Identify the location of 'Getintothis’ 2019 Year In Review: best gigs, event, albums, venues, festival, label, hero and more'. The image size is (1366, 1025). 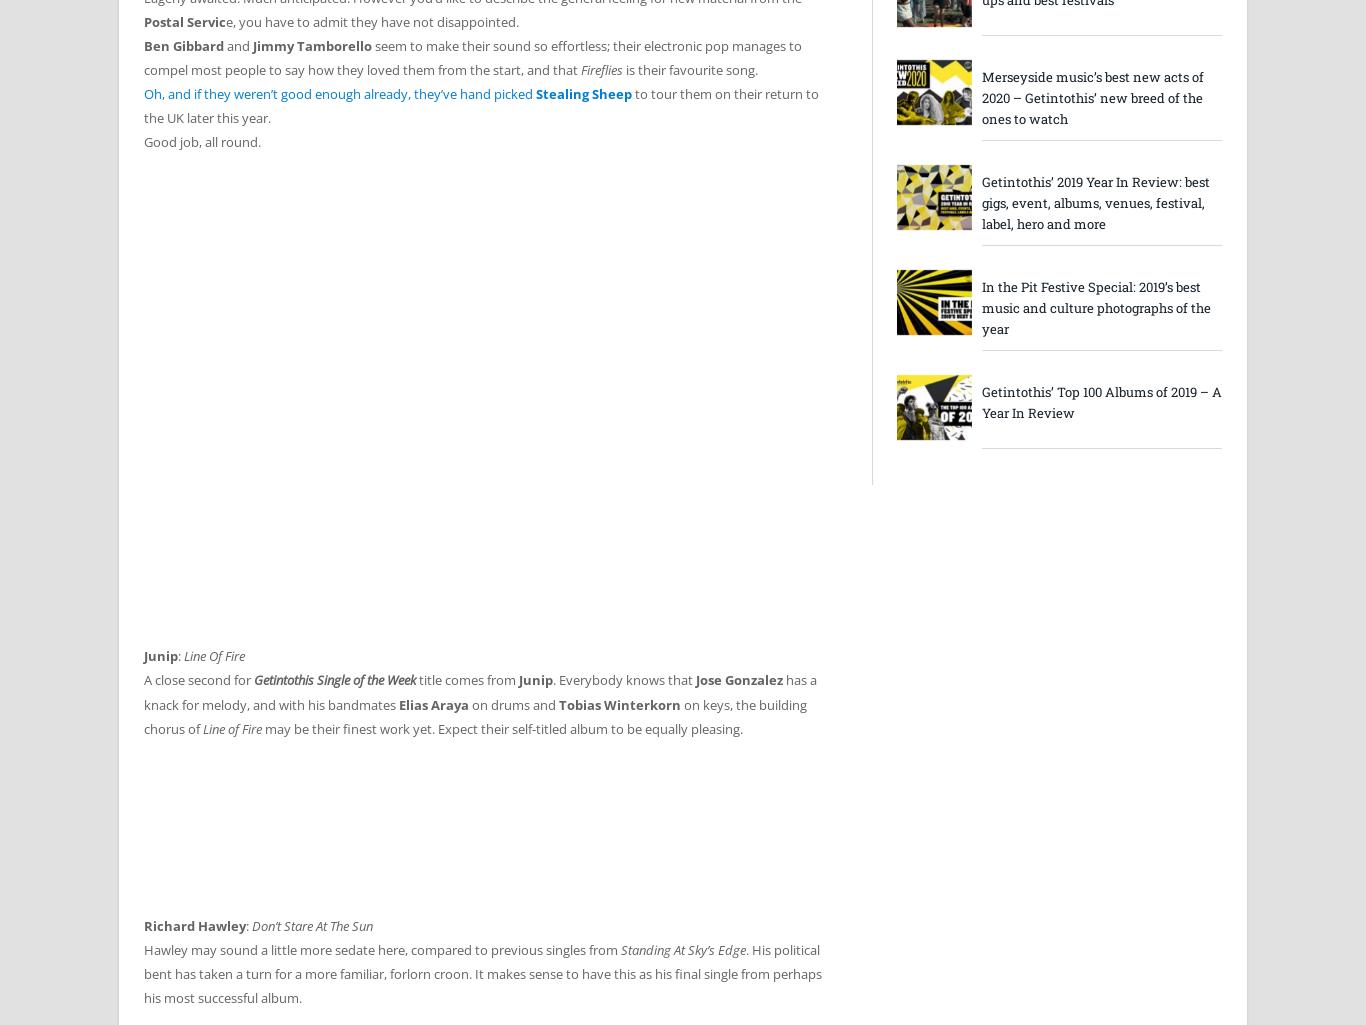
(1094, 202).